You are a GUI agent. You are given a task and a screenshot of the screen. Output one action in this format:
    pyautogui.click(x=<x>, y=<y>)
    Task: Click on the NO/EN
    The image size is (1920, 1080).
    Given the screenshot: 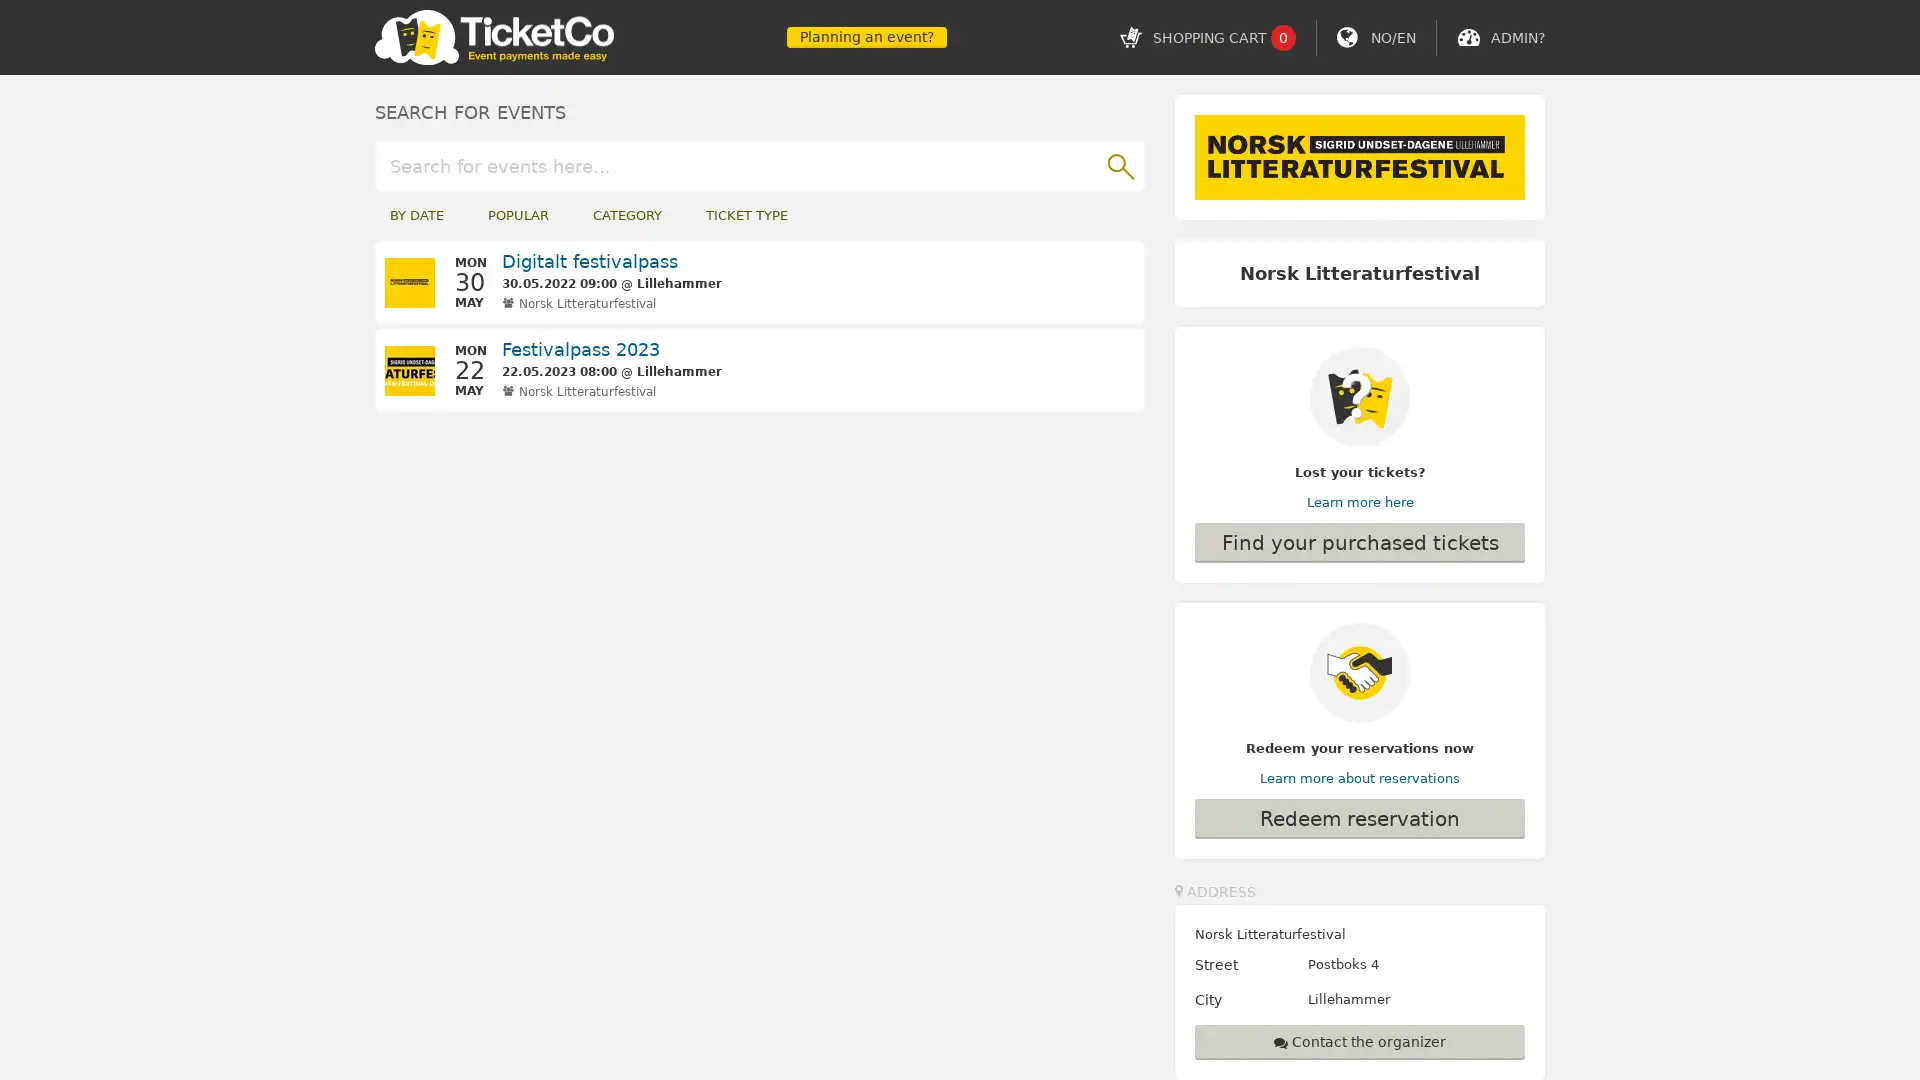 What is the action you would take?
    pyautogui.click(x=1392, y=37)
    